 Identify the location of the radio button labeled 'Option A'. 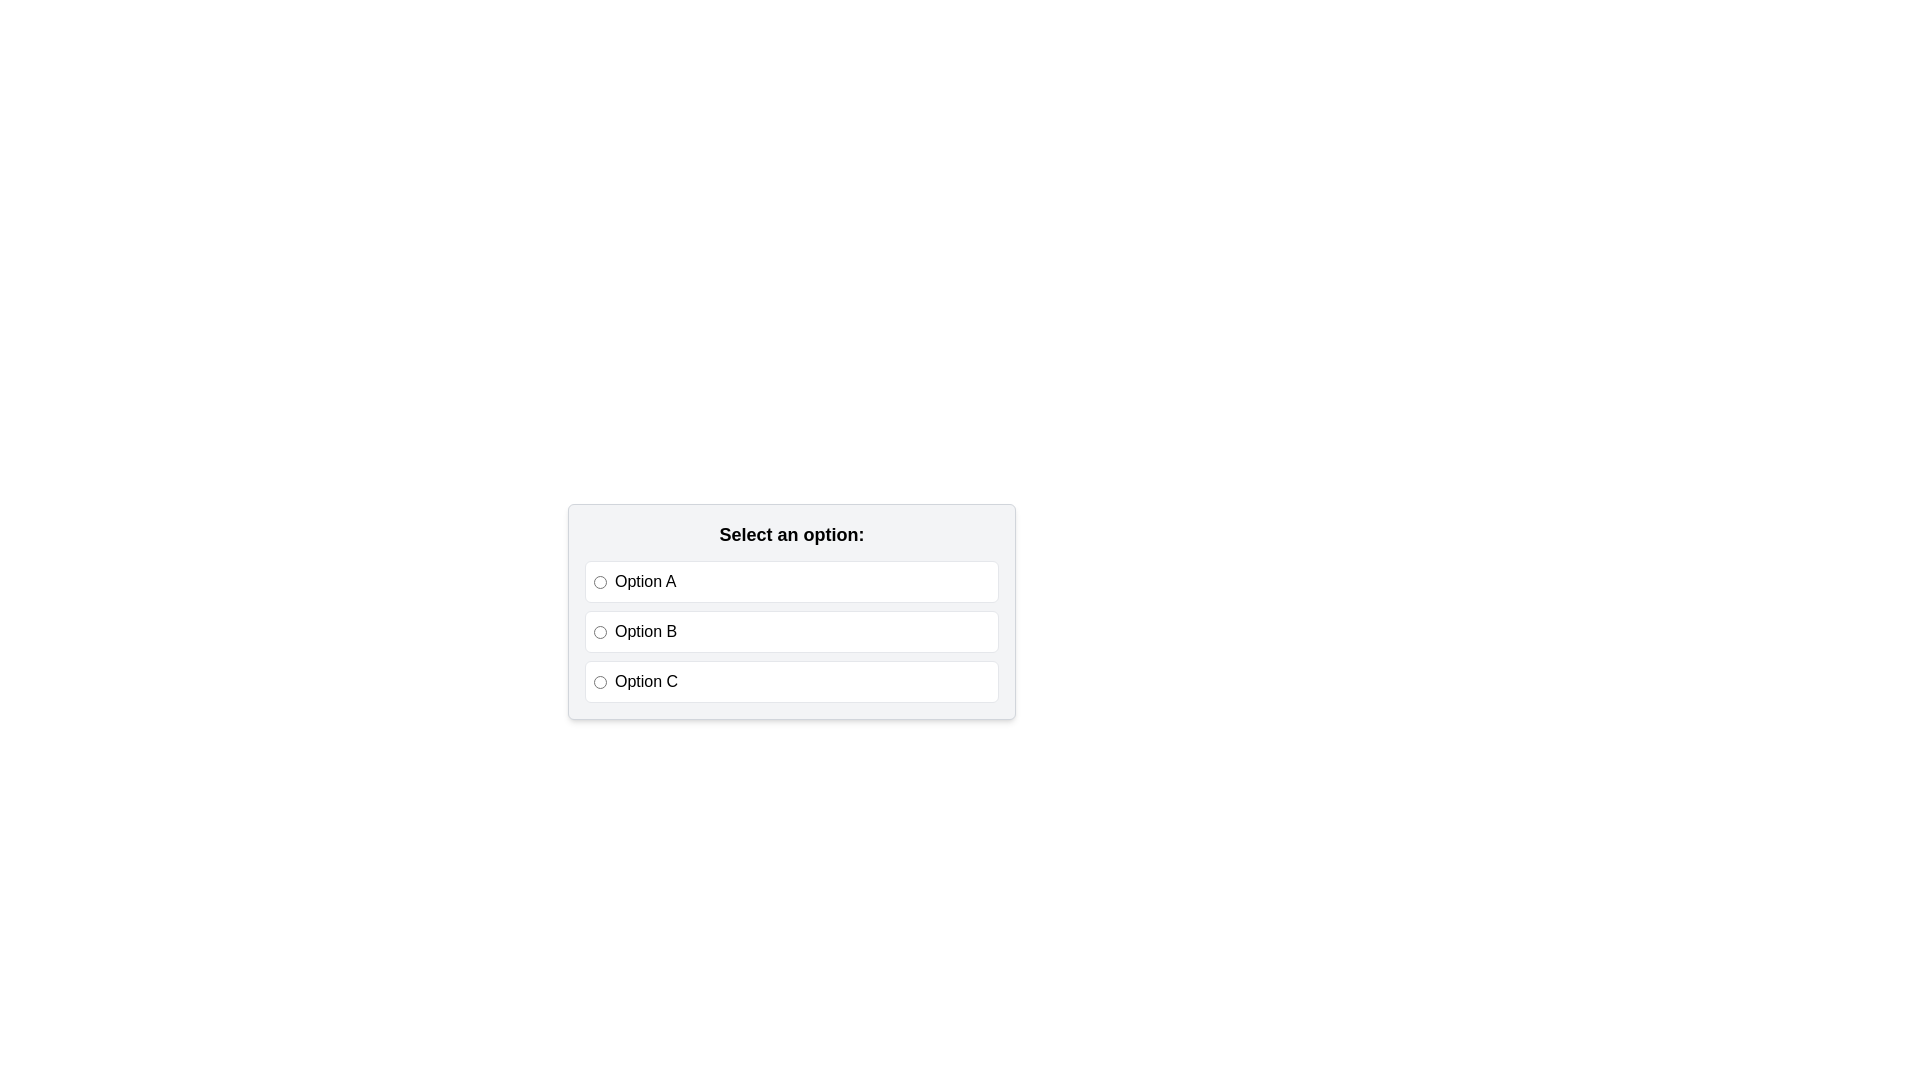
(599, 582).